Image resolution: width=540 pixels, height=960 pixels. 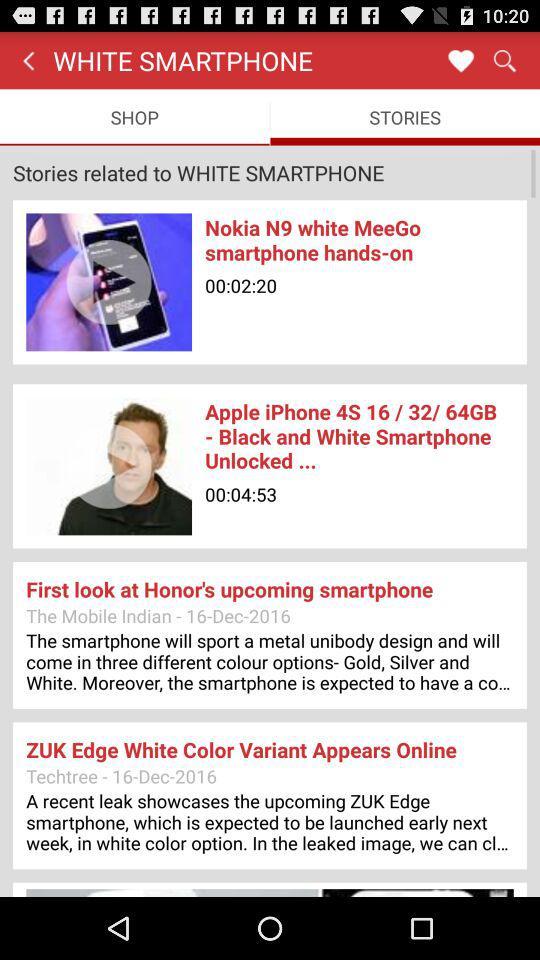 I want to click on search area, so click(x=503, y=59).